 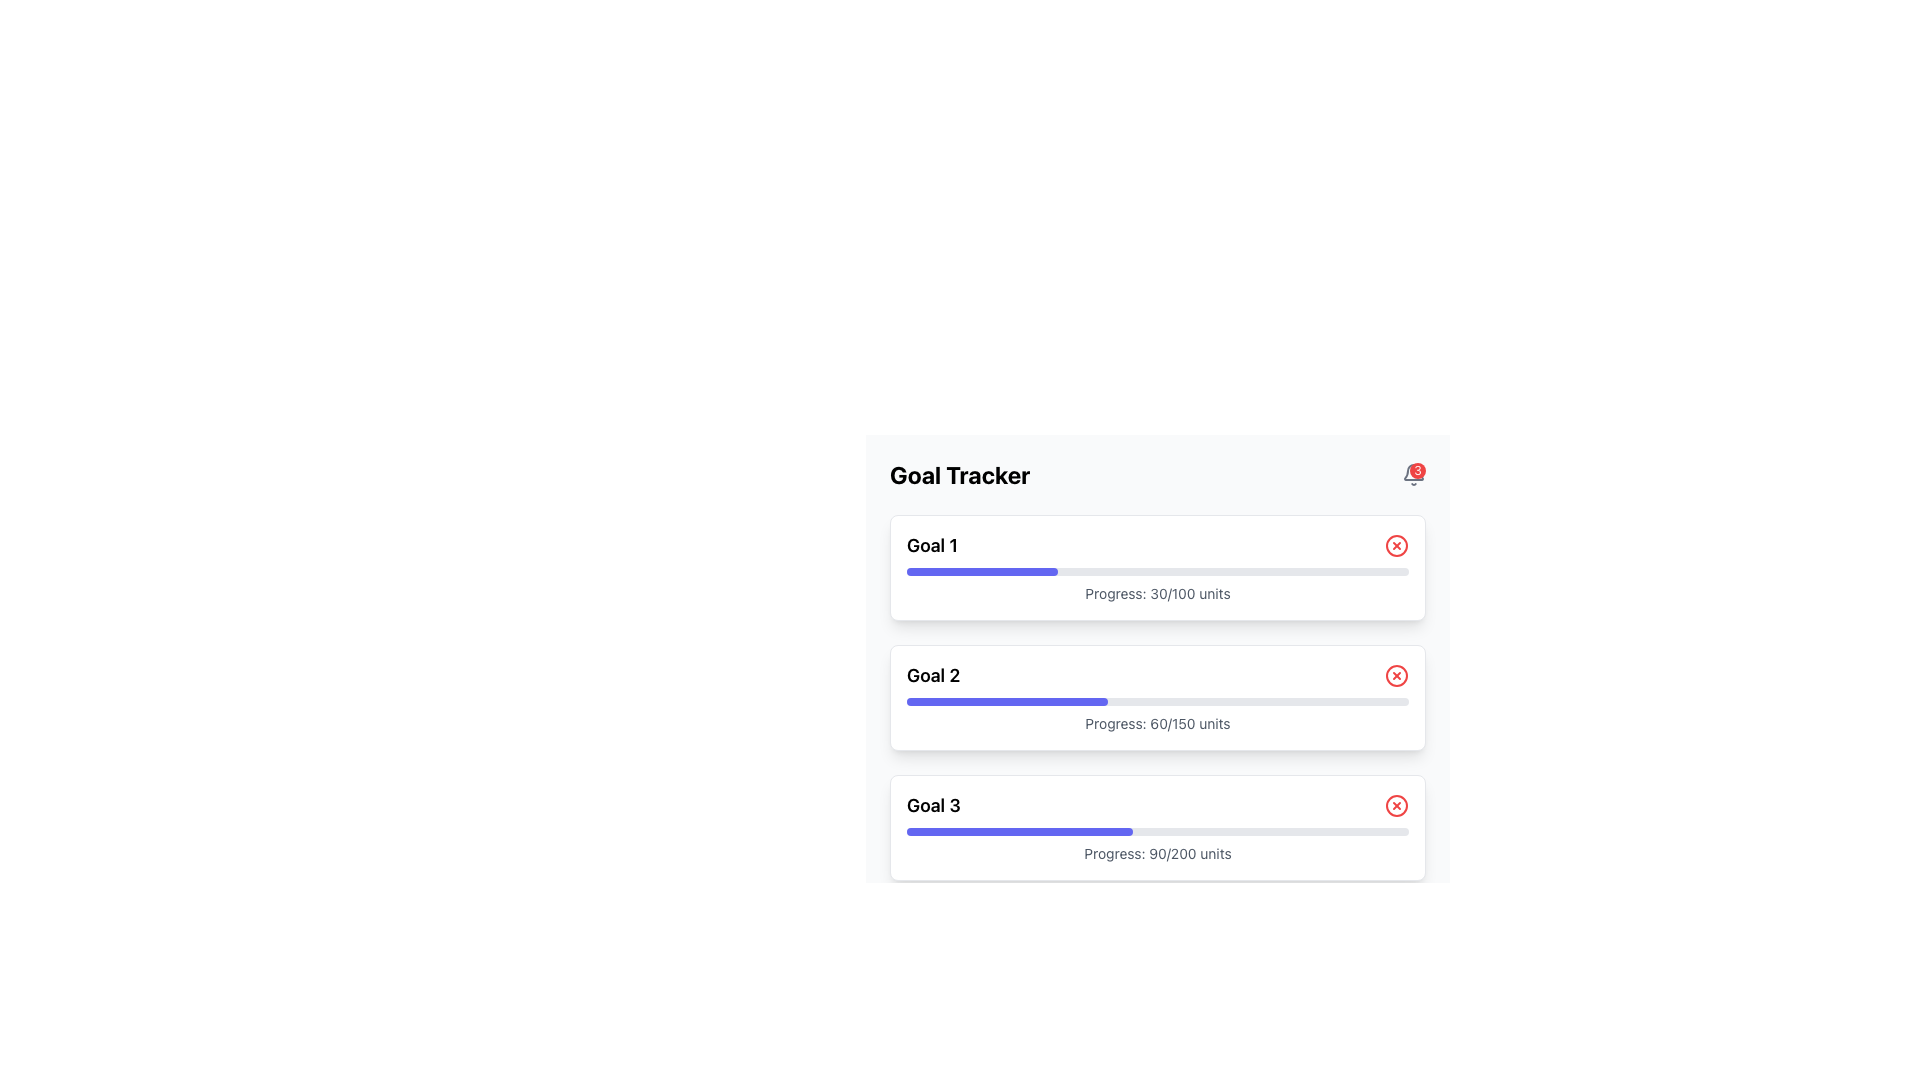 What do you see at coordinates (1007, 701) in the screenshot?
I see `the color and dimensions of the Progress bar segment within the 'Goal 2' section, which visually indicates 40% of the total progress` at bounding box center [1007, 701].